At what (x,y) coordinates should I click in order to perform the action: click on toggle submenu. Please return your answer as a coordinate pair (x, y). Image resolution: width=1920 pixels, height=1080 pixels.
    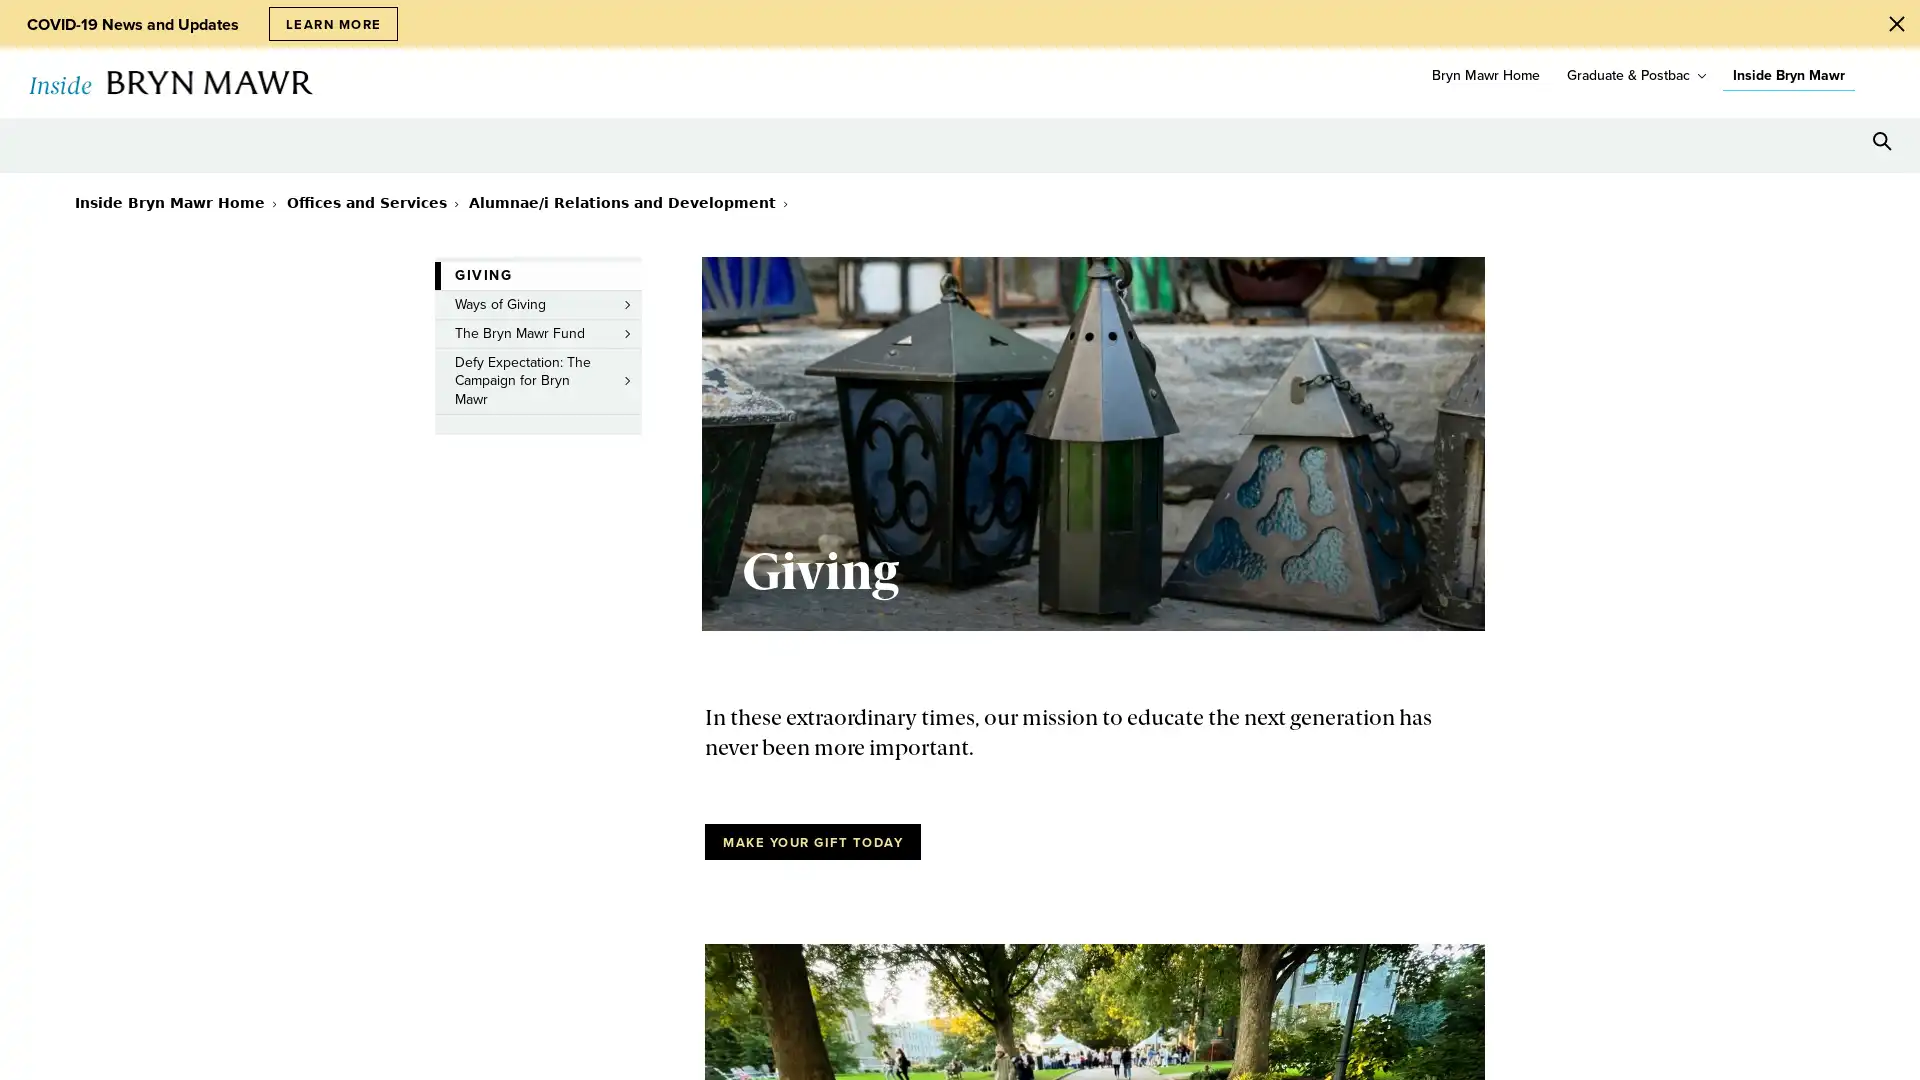
    Looking at the image, I should click on (437, 130).